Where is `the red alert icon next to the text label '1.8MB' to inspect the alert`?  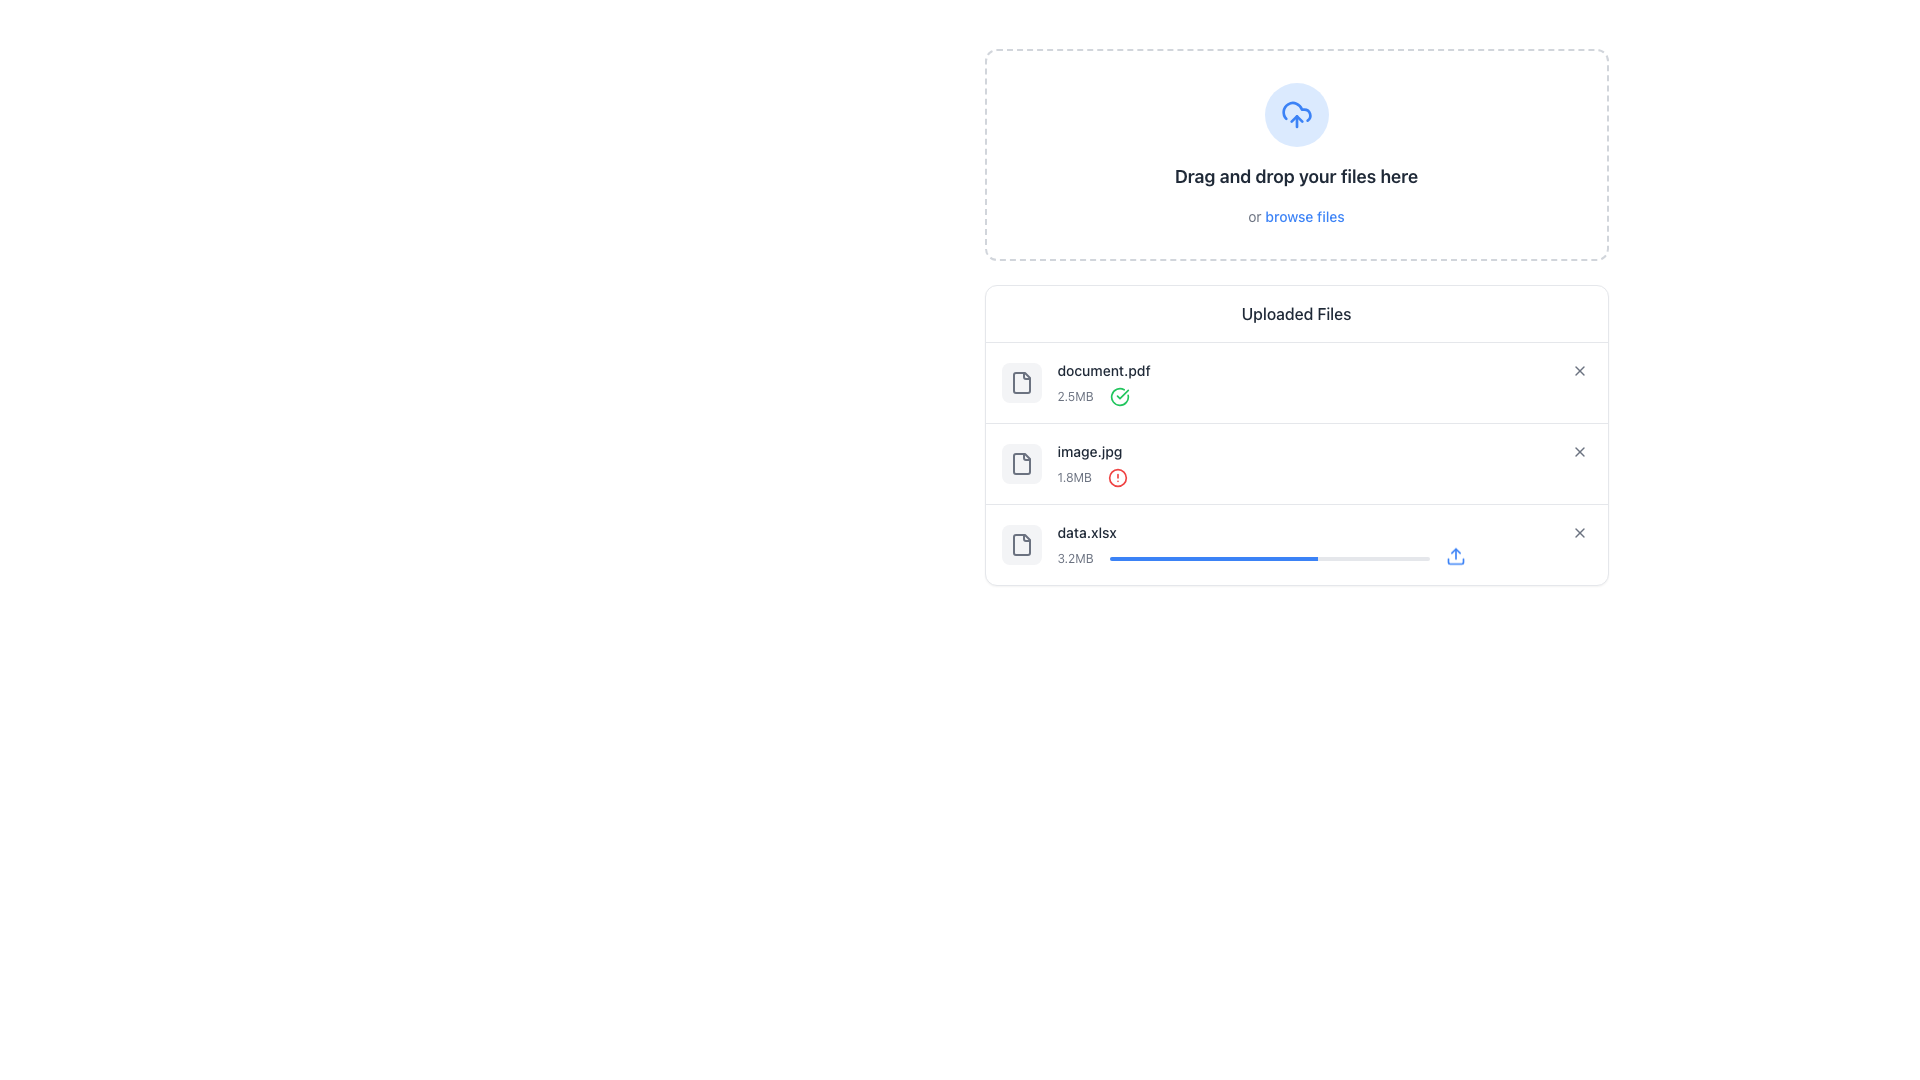
the red alert icon next to the text label '1.8MB' to inspect the alert is located at coordinates (1324, 478).